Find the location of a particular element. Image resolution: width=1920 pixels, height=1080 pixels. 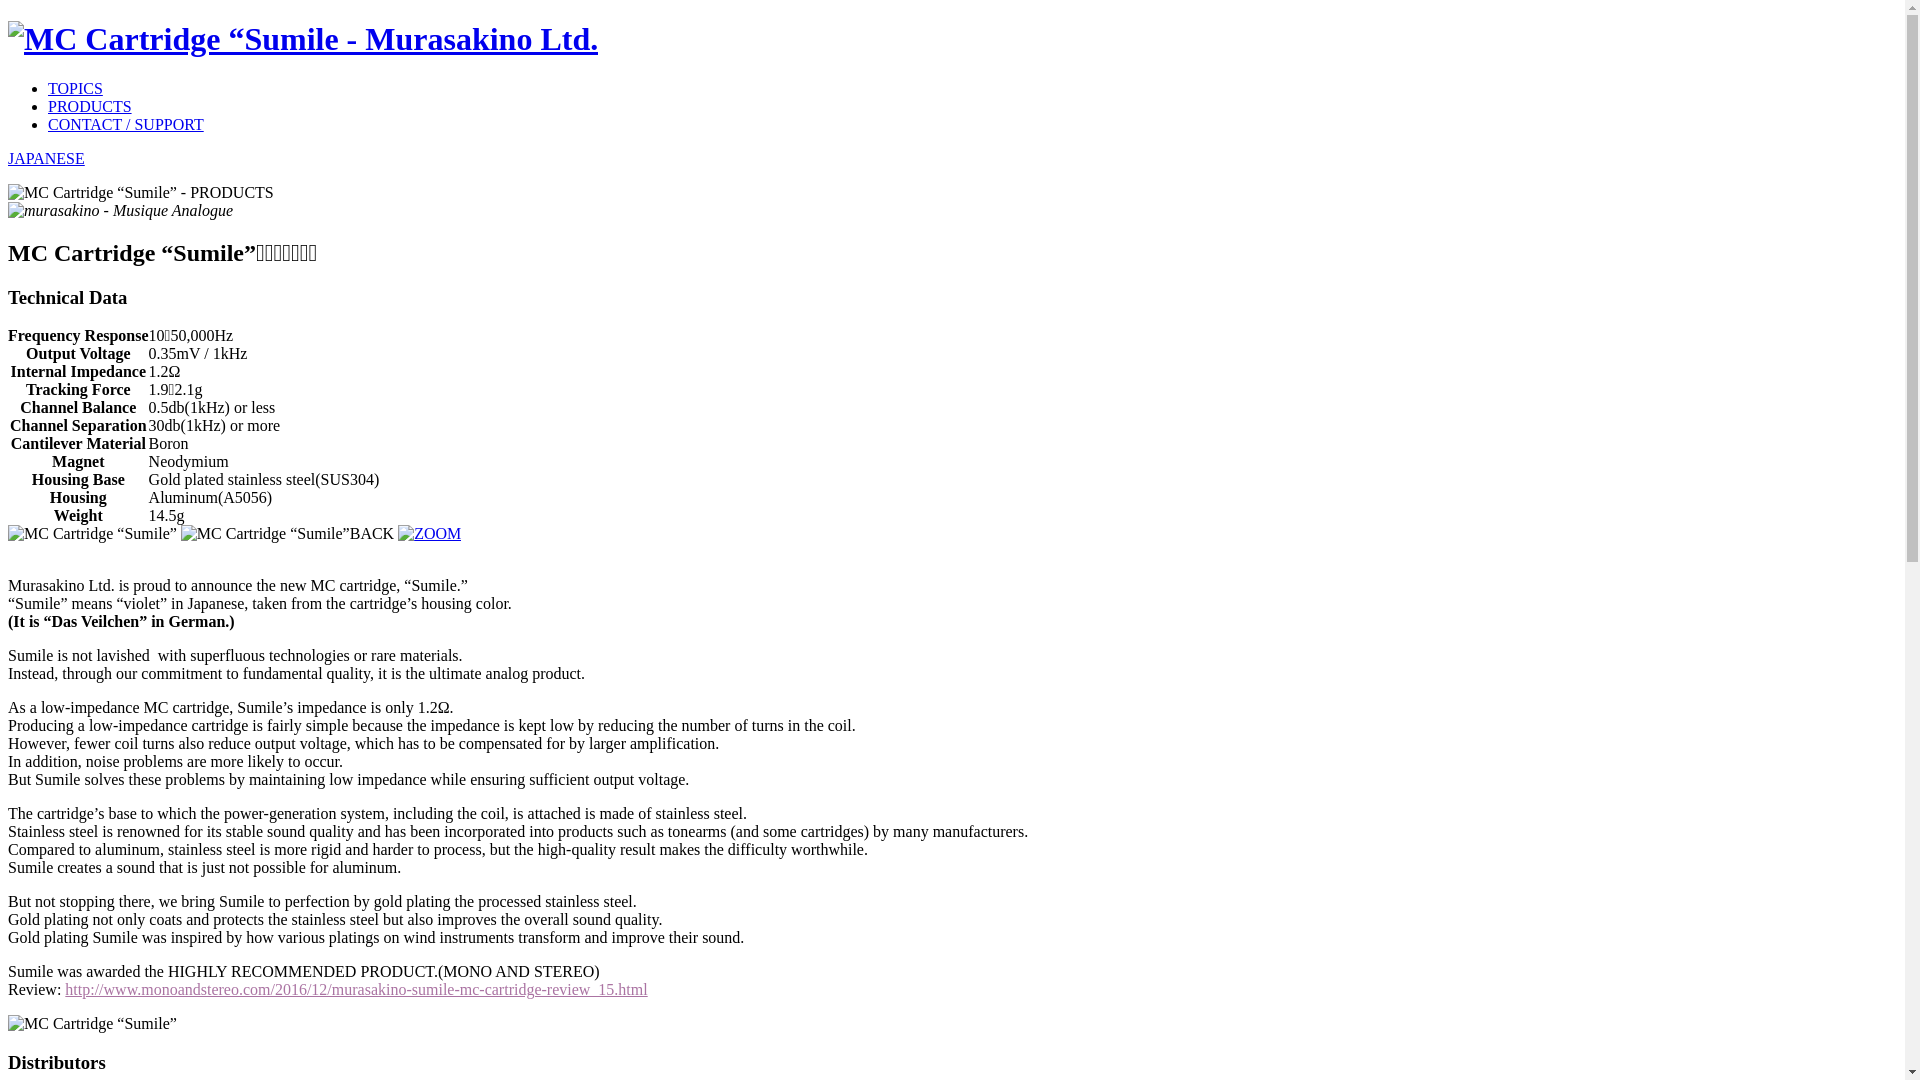

'JAPANESE' is located at coordinates (46, 157).